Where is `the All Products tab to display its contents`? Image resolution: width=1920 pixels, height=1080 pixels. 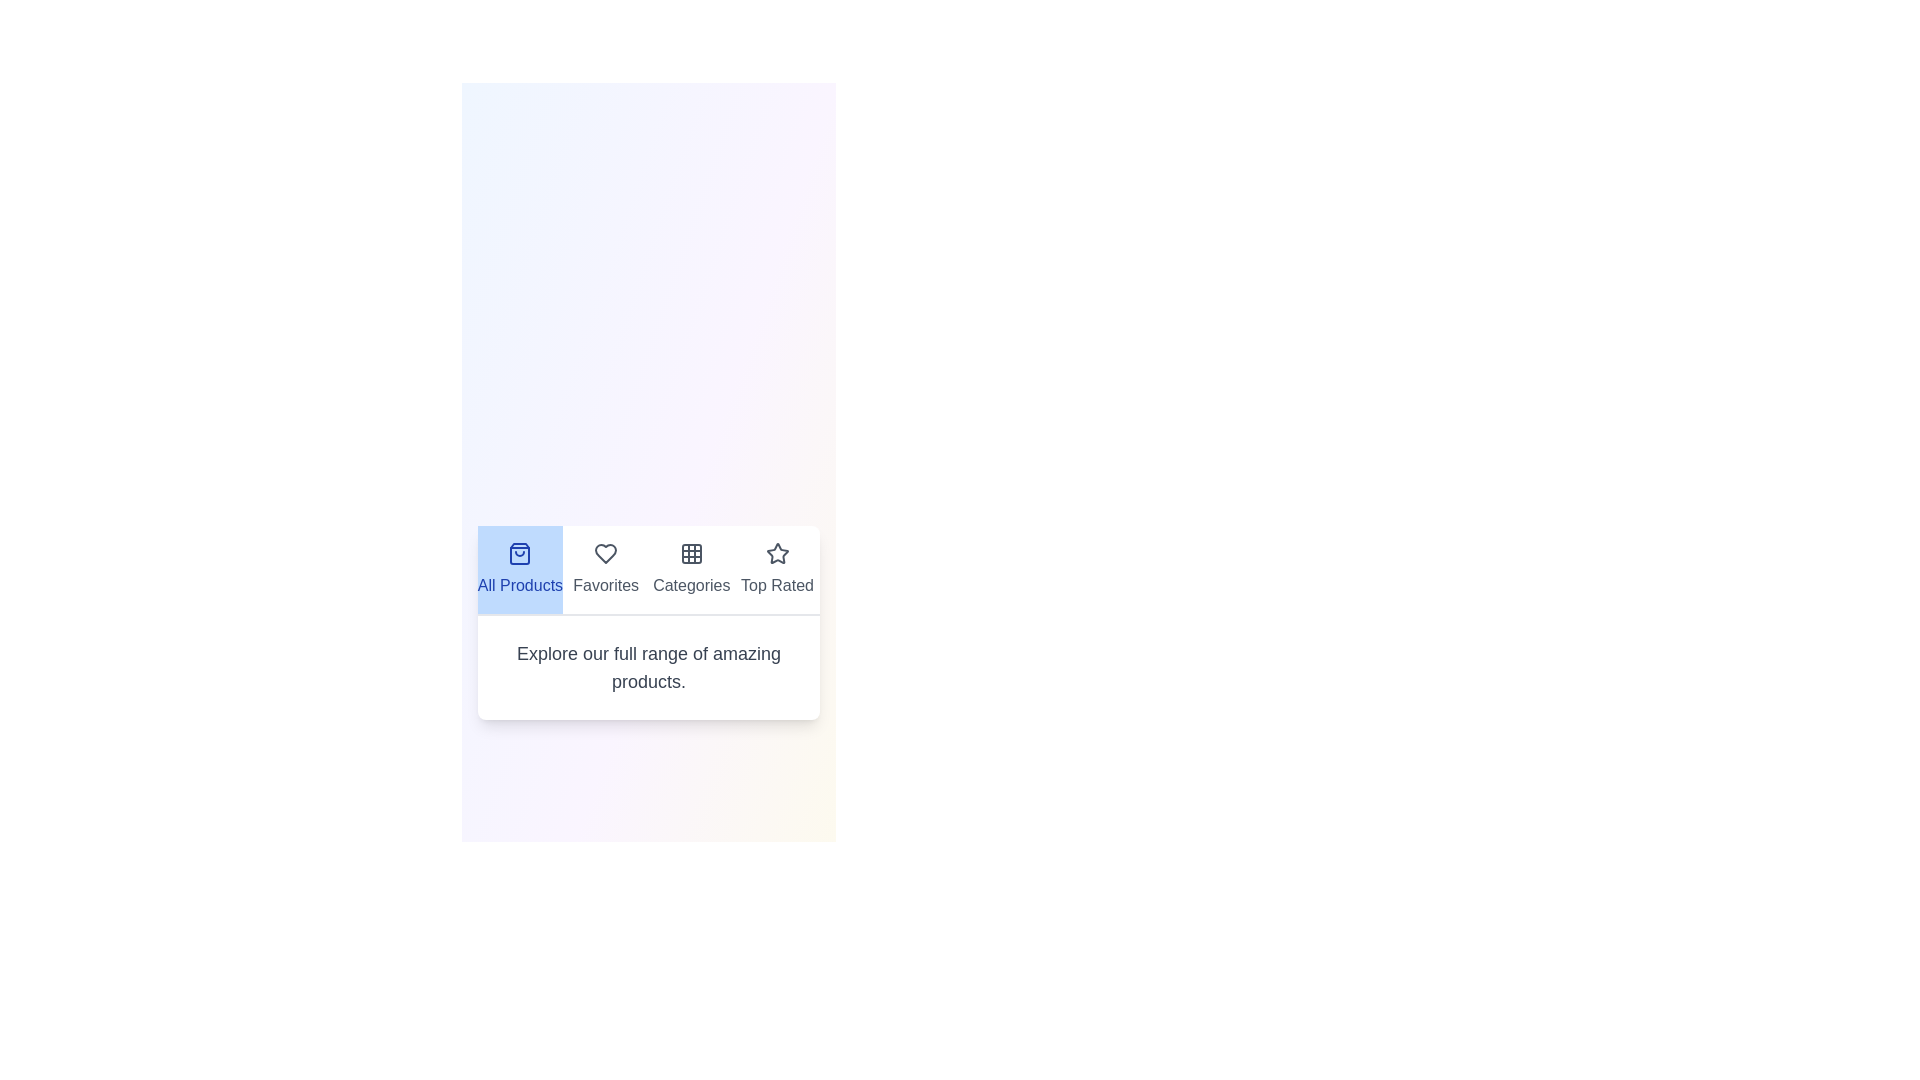
the All Products tab to display its contents is located at coordinates (520, 570).